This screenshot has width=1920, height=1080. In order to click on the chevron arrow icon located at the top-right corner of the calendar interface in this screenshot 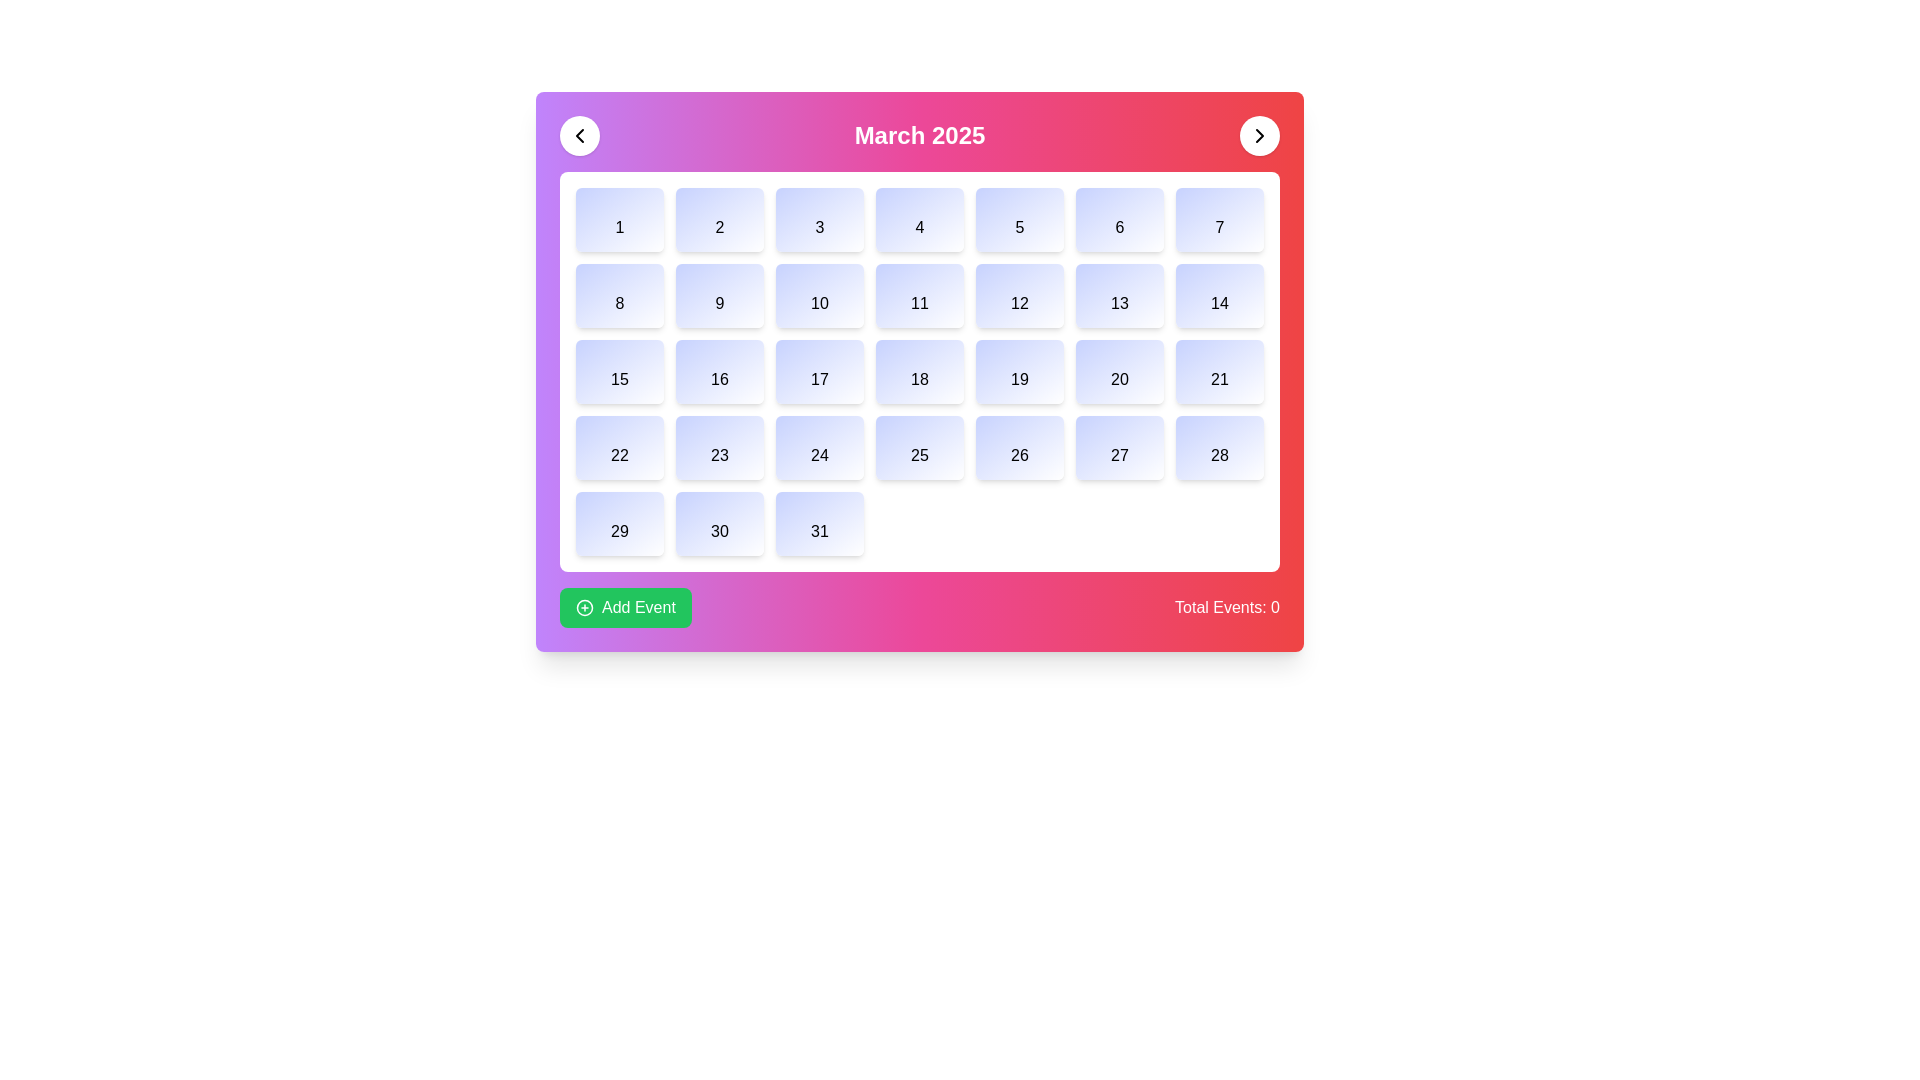, I will do `click(1258, 135)`.